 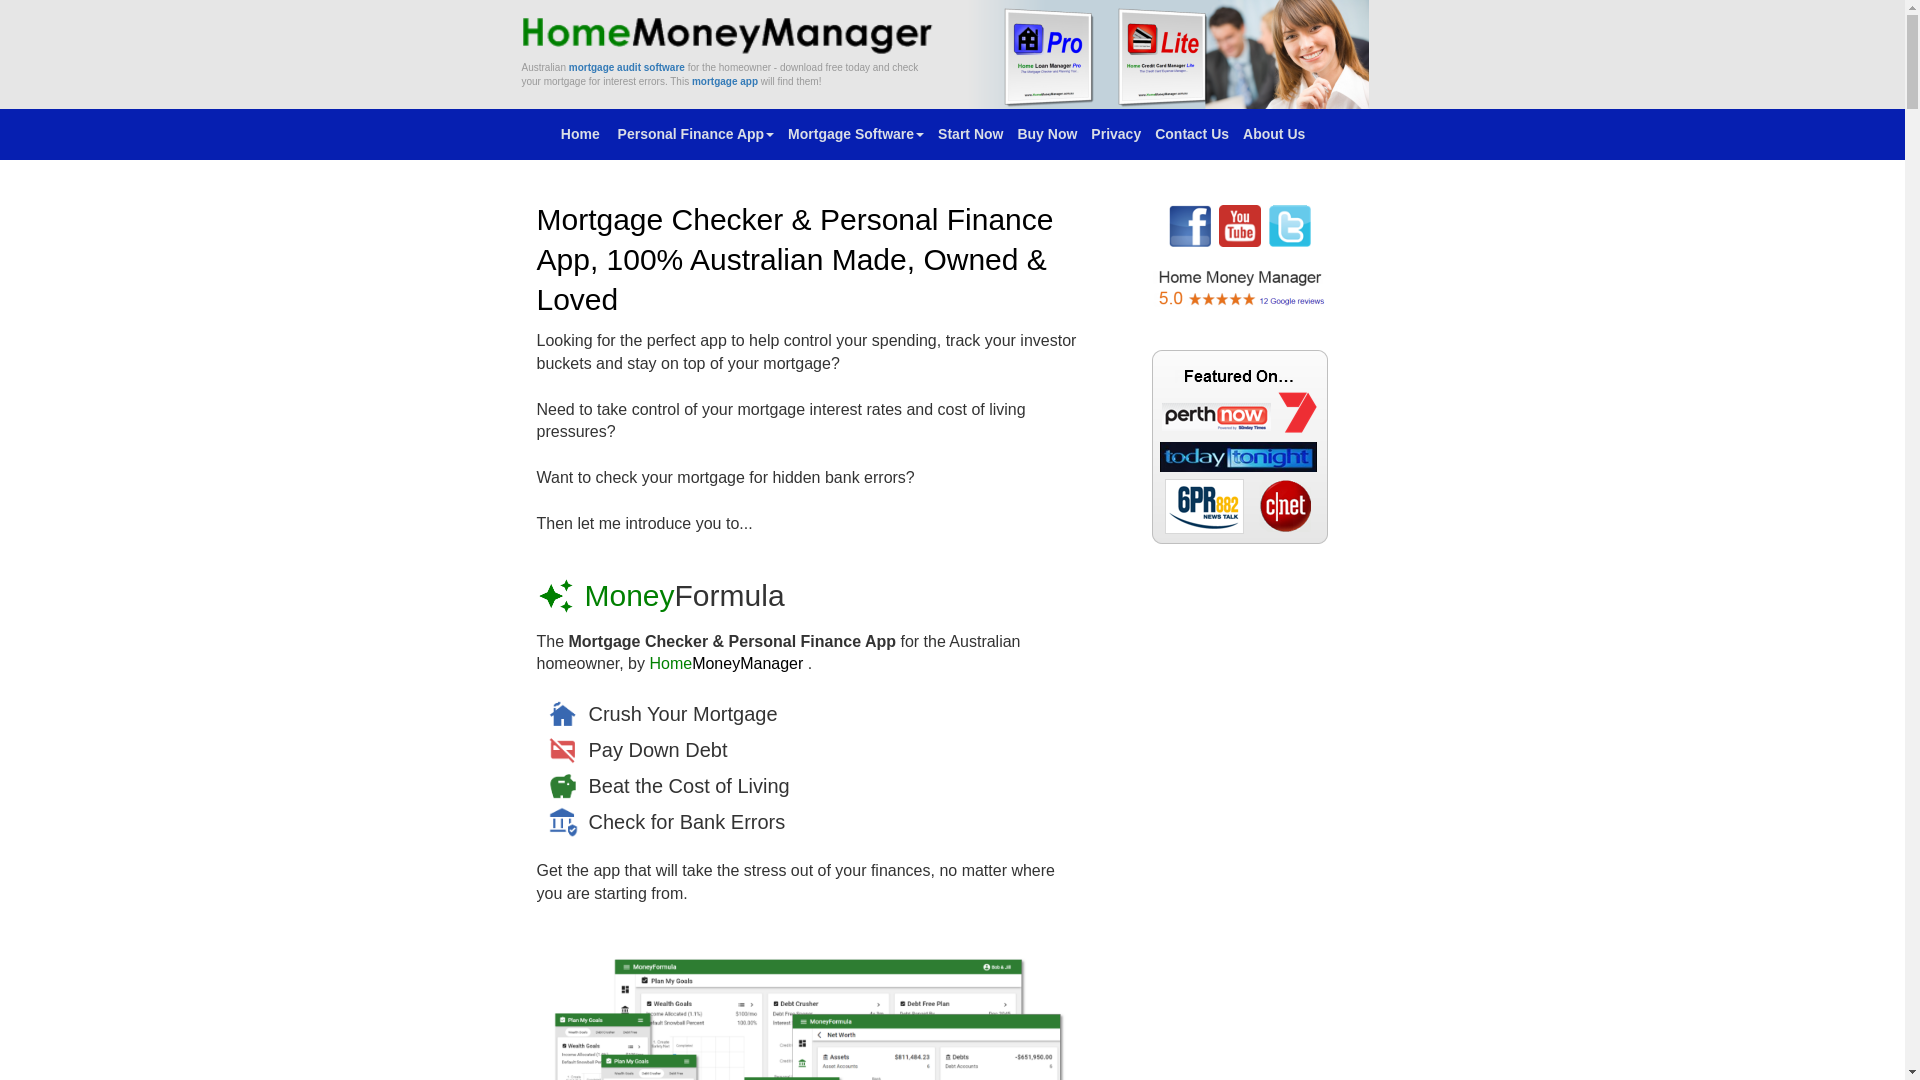 What do you see at coordinates (683, 594) in the screenshot?
I see `'MoneyFormula'` at bounding box center [683, 594].